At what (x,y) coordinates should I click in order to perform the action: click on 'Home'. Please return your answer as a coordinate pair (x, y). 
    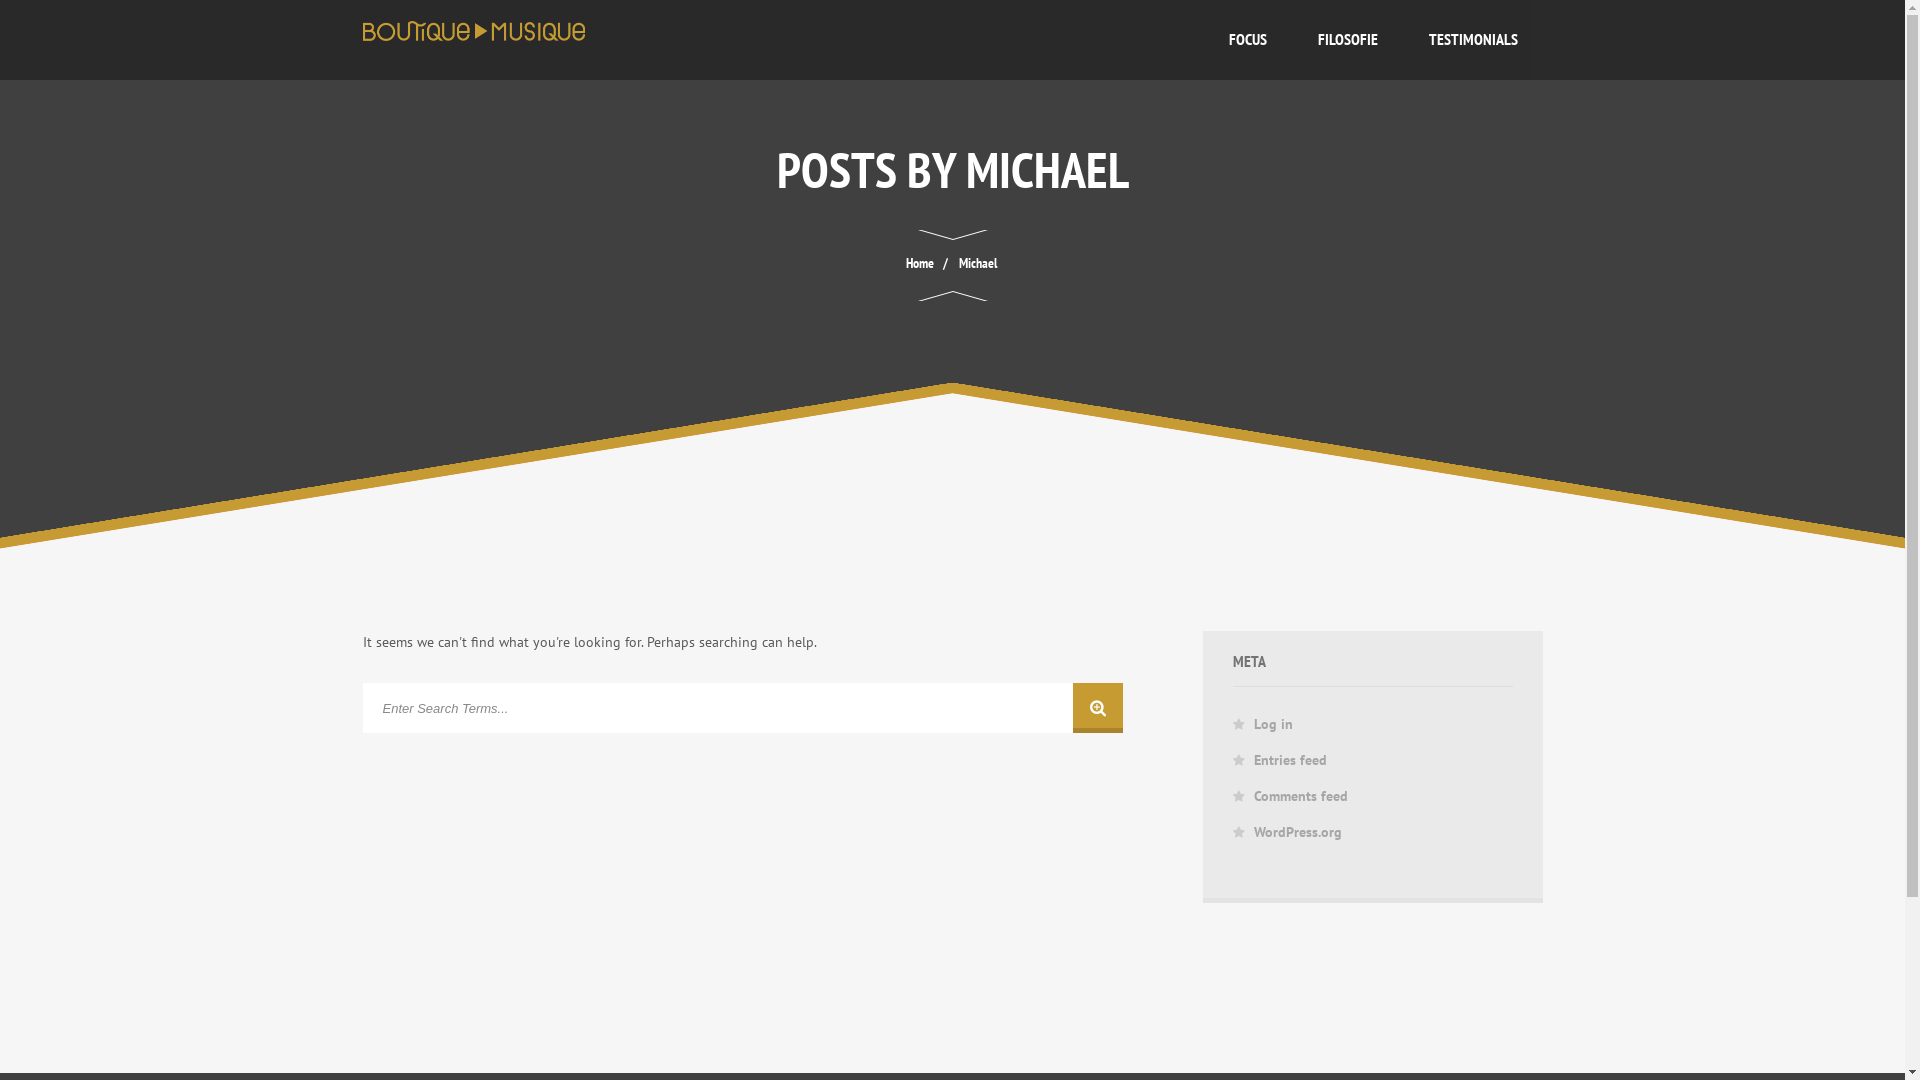
    Looking at the image, I should click on (902, 261).